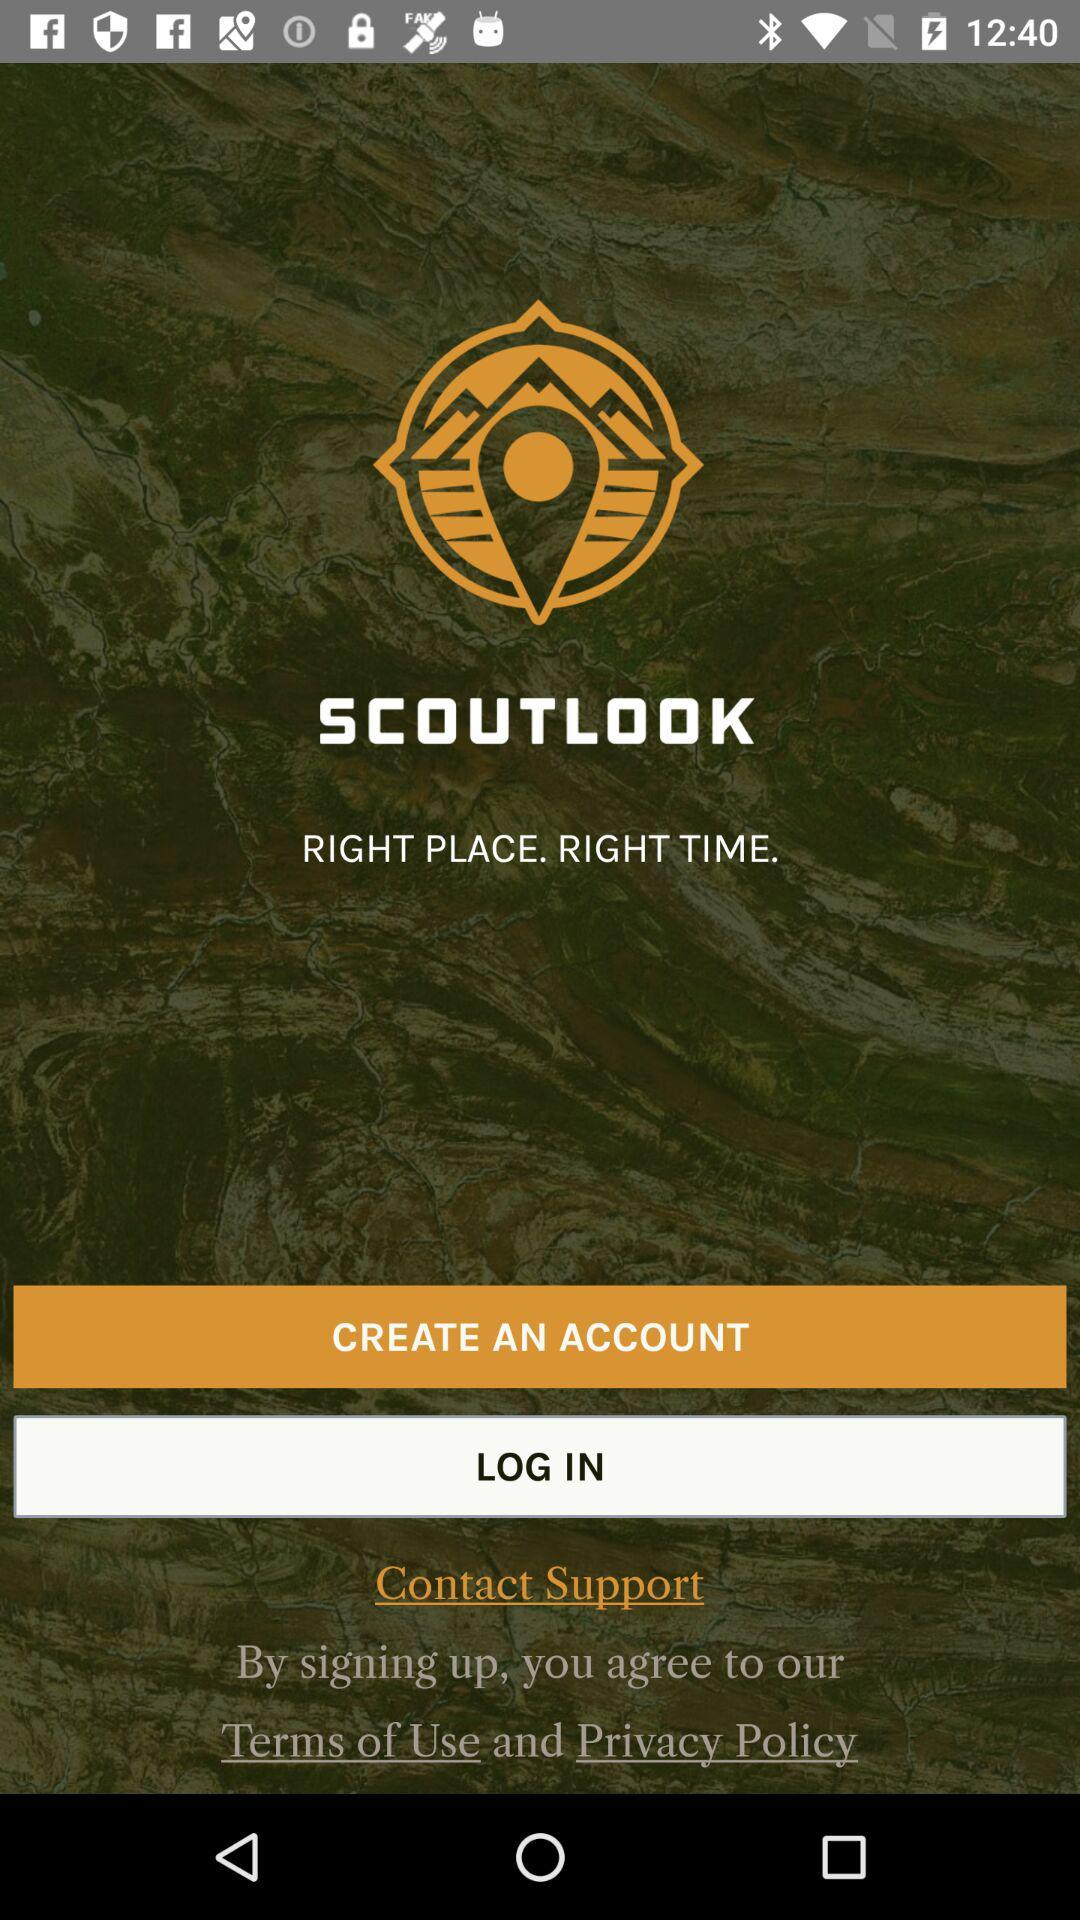 Image resolution: width=1080 pixels, height=1920 pixels. I want to click on create an account item, so click(540, 1336).